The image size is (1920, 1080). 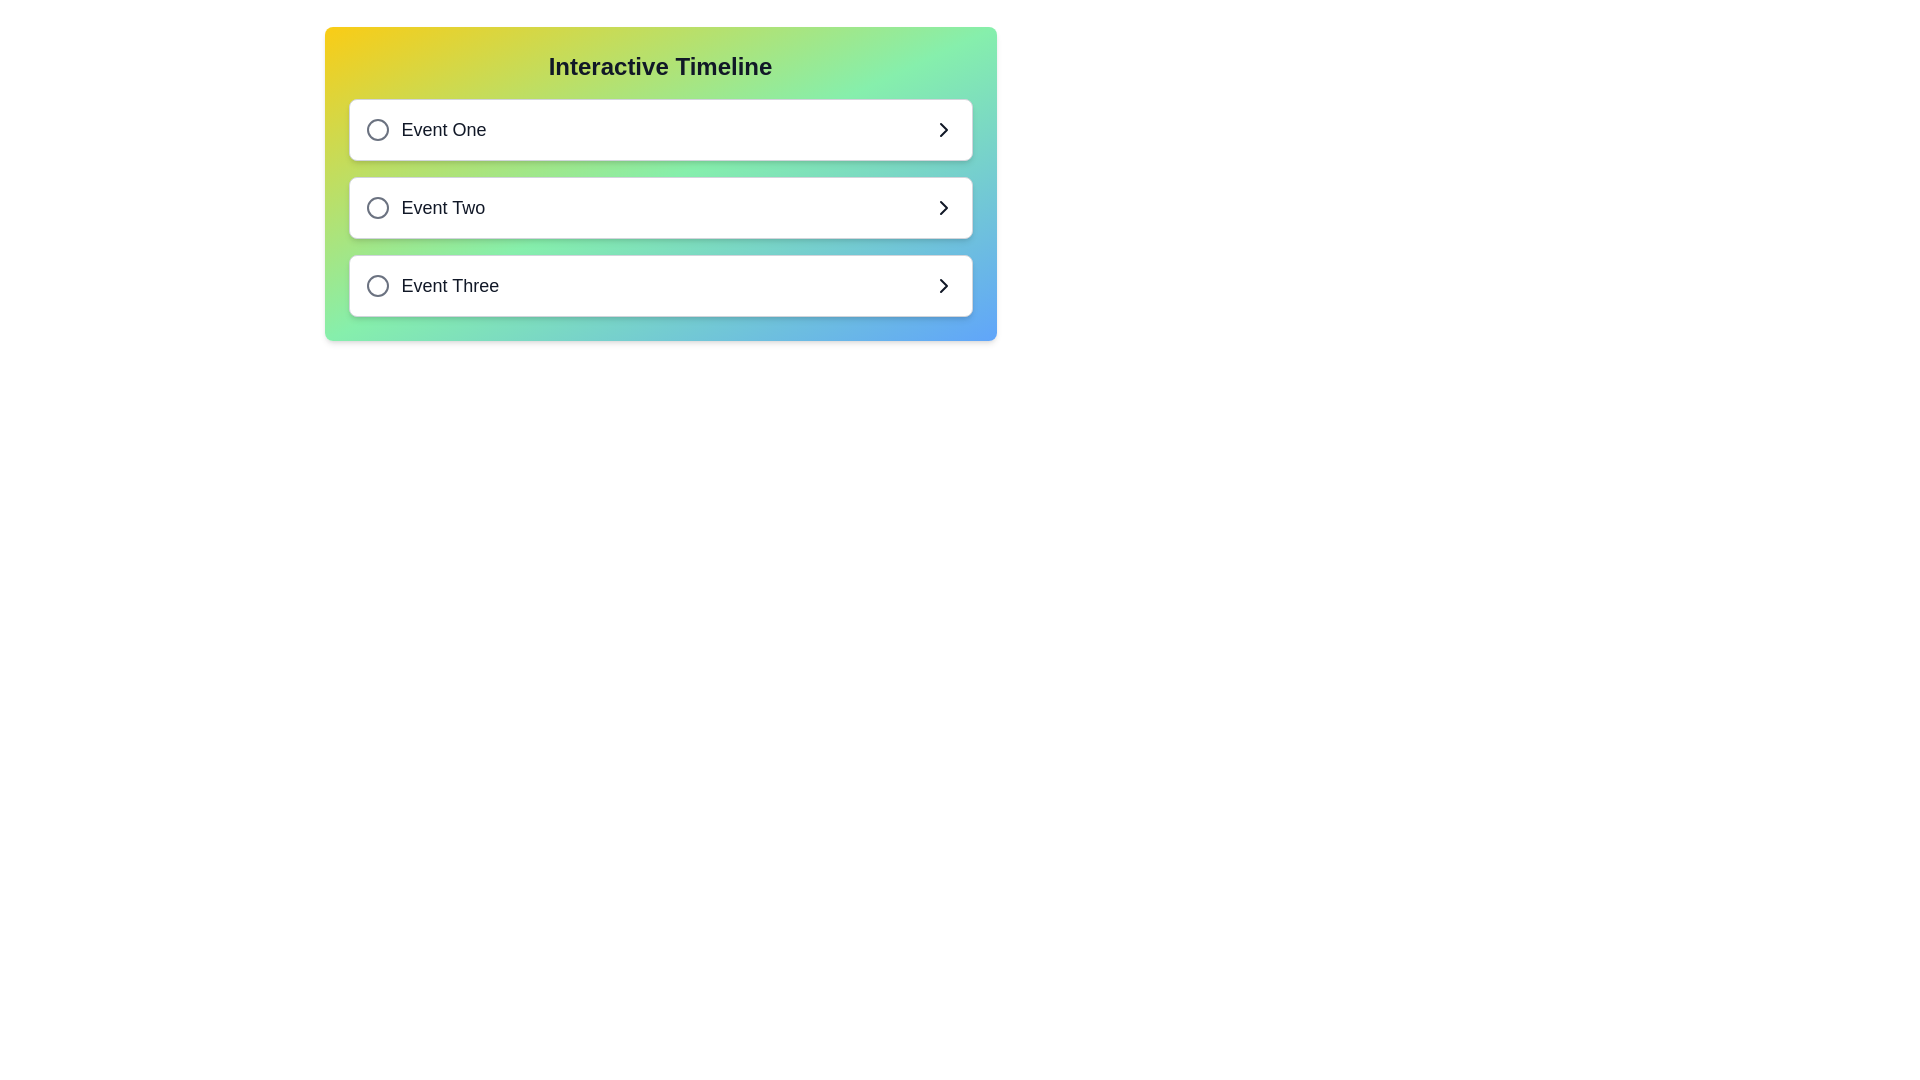 I want to click on the first list item labeled 'Event One' in the Interactive Timeline, so click(x=660, y=130).